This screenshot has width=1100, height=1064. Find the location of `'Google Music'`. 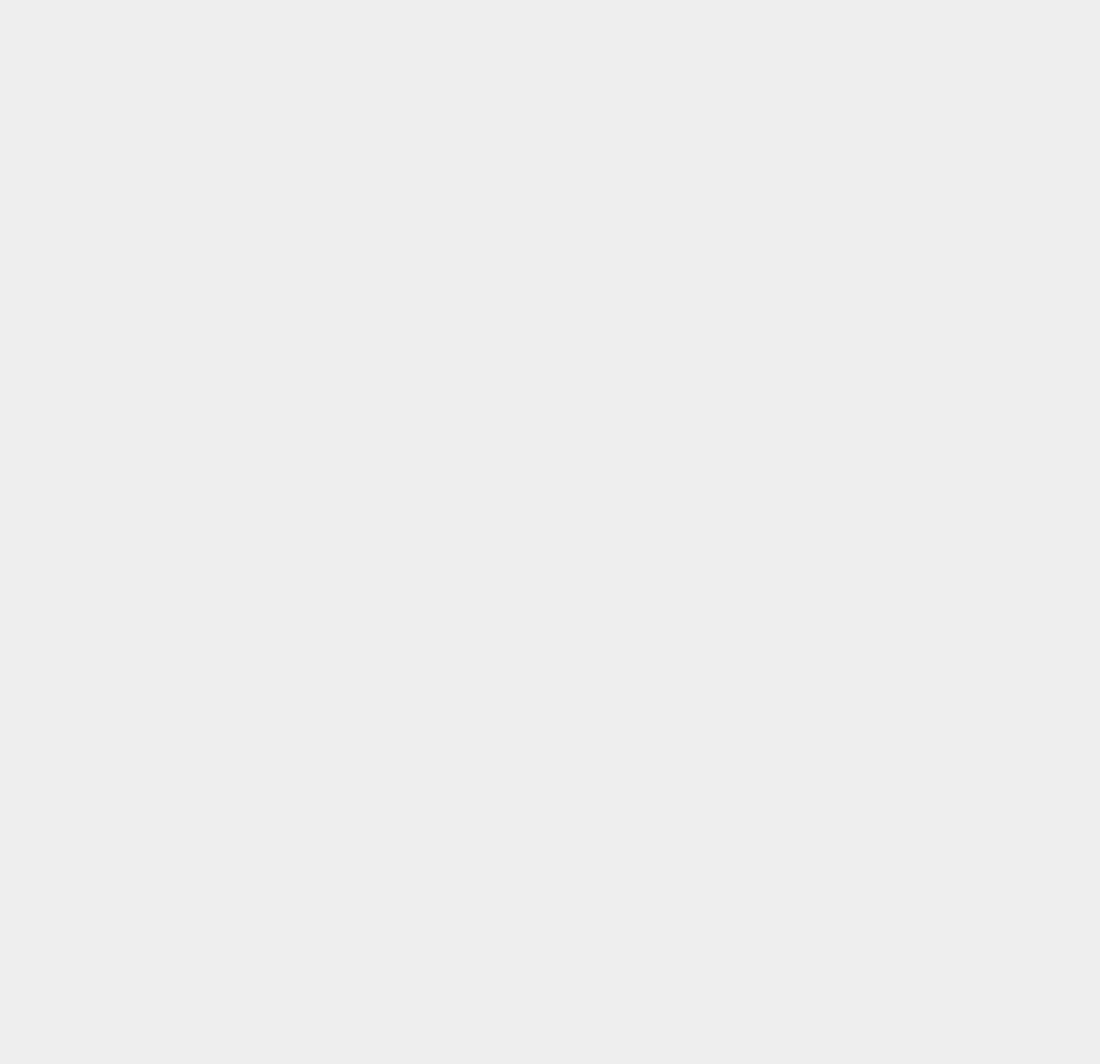

'Google Music' is located at coordinates (820, 776).